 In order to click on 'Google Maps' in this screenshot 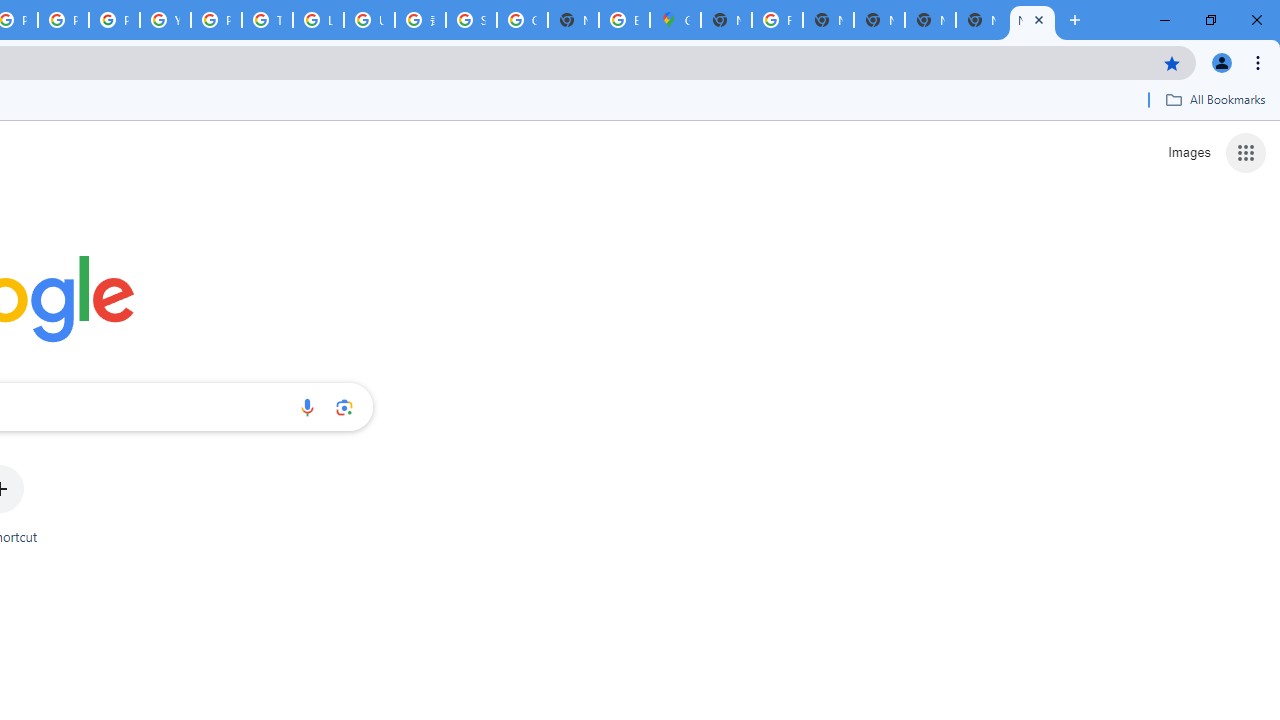, I will do `click(675, 20)`.